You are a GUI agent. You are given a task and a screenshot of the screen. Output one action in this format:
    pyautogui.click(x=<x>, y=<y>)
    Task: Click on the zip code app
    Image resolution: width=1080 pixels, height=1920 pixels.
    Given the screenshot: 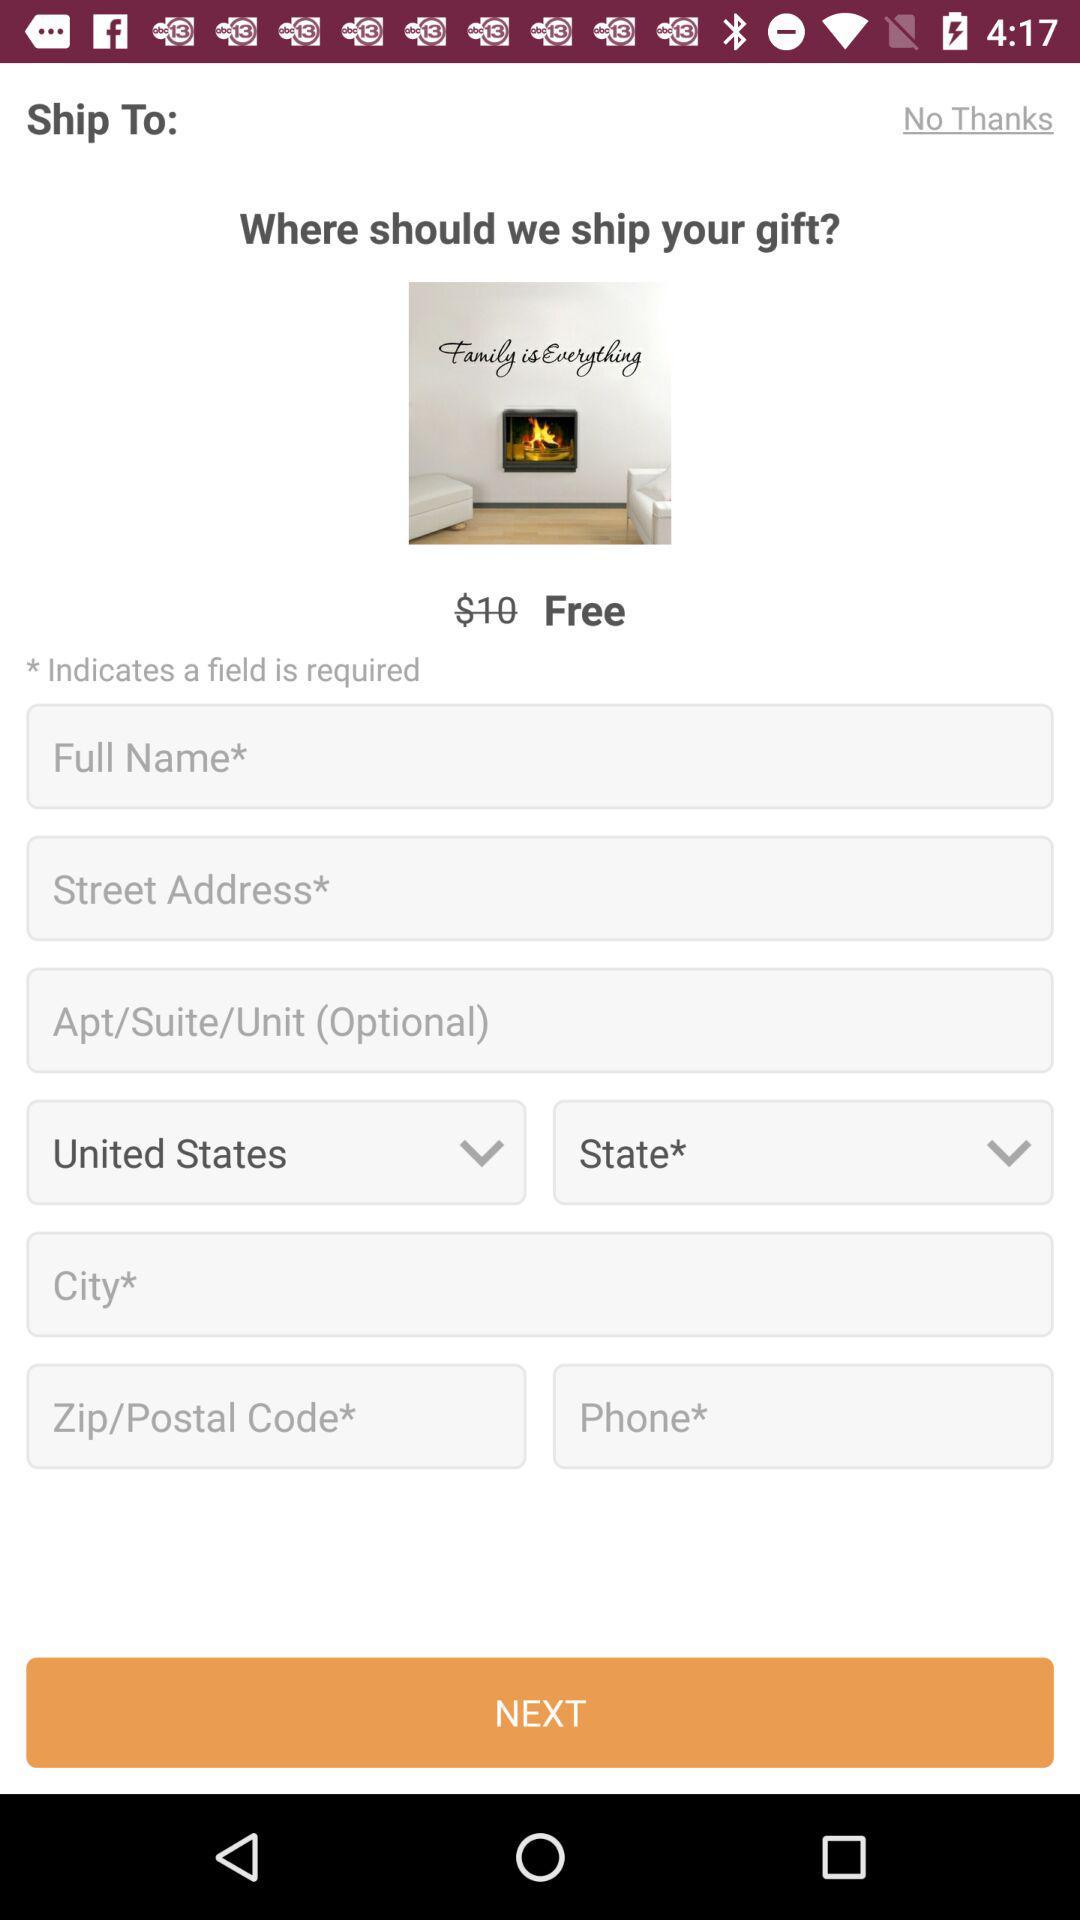 What is the action you would take?
    pyautogui.click(x=276, y=1415)
    